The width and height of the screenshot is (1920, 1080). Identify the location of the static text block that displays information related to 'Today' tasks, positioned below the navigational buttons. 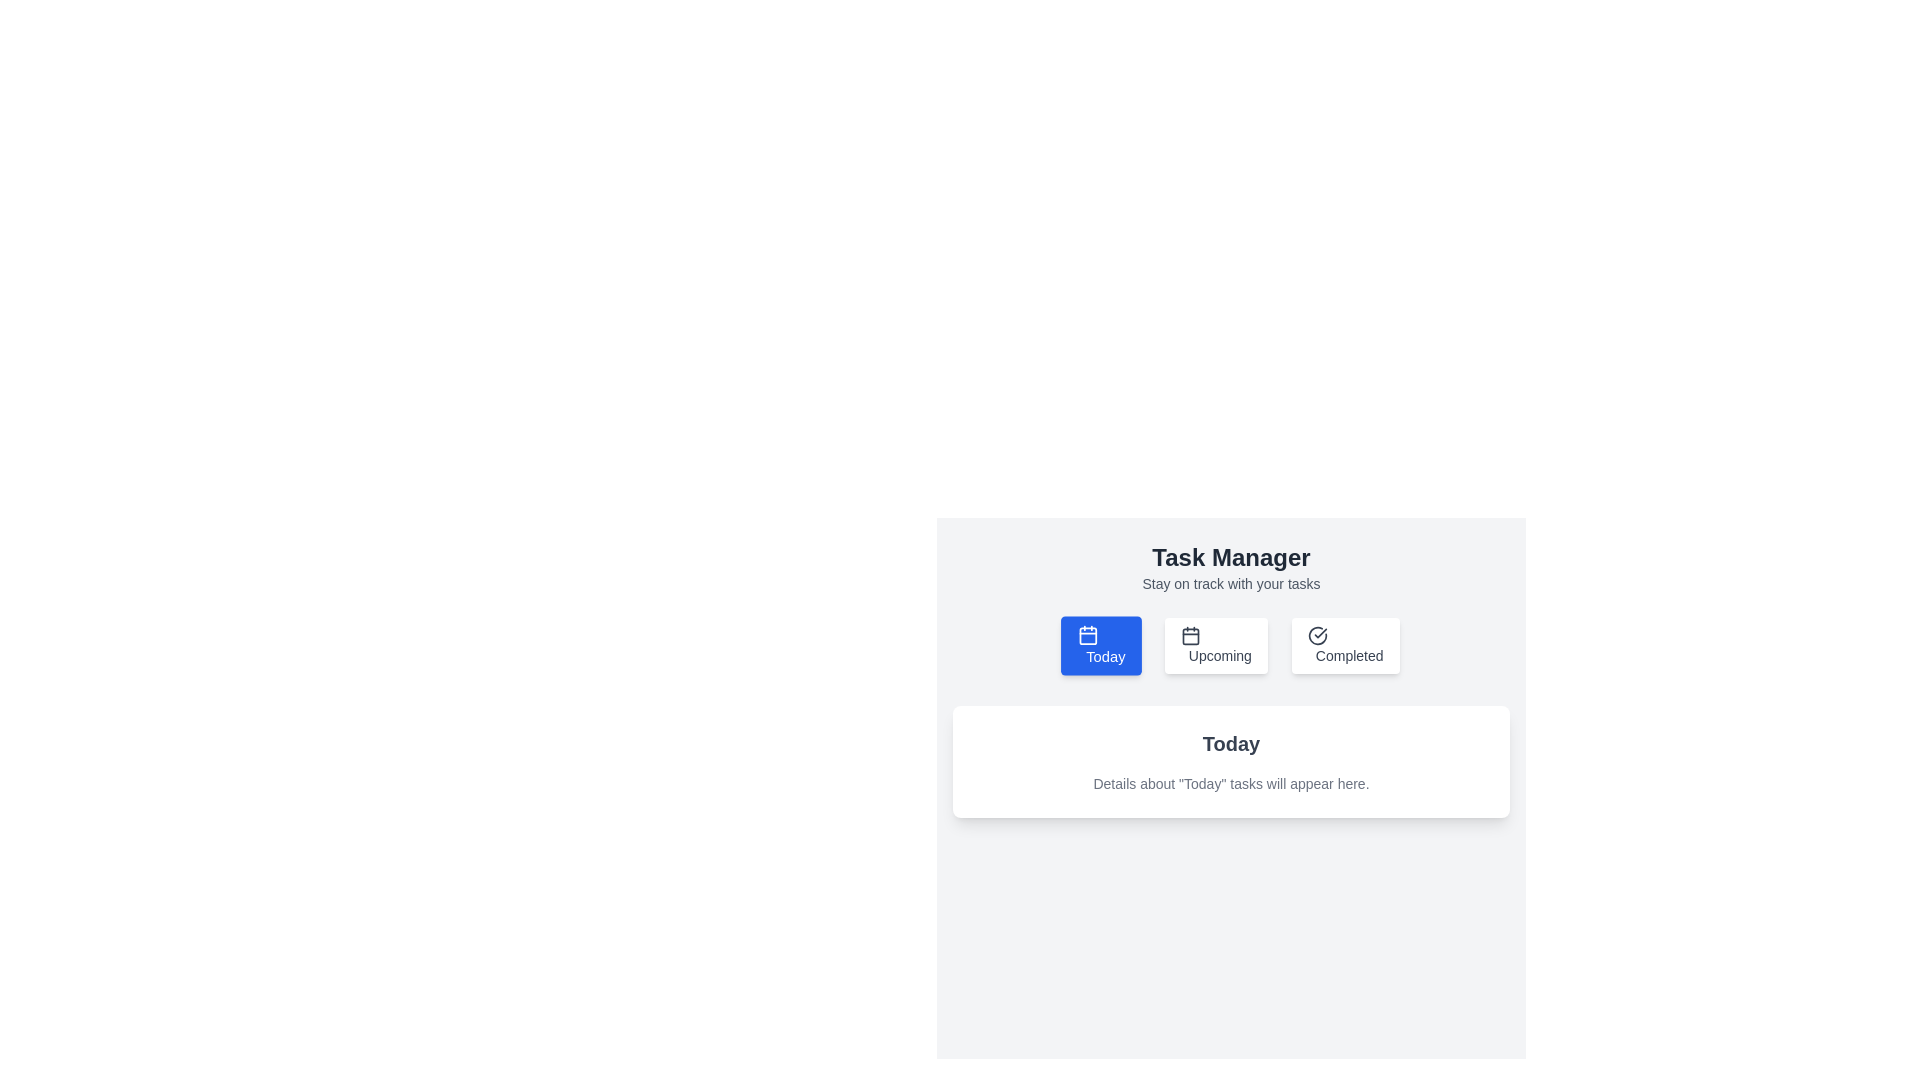
(1230, 762).